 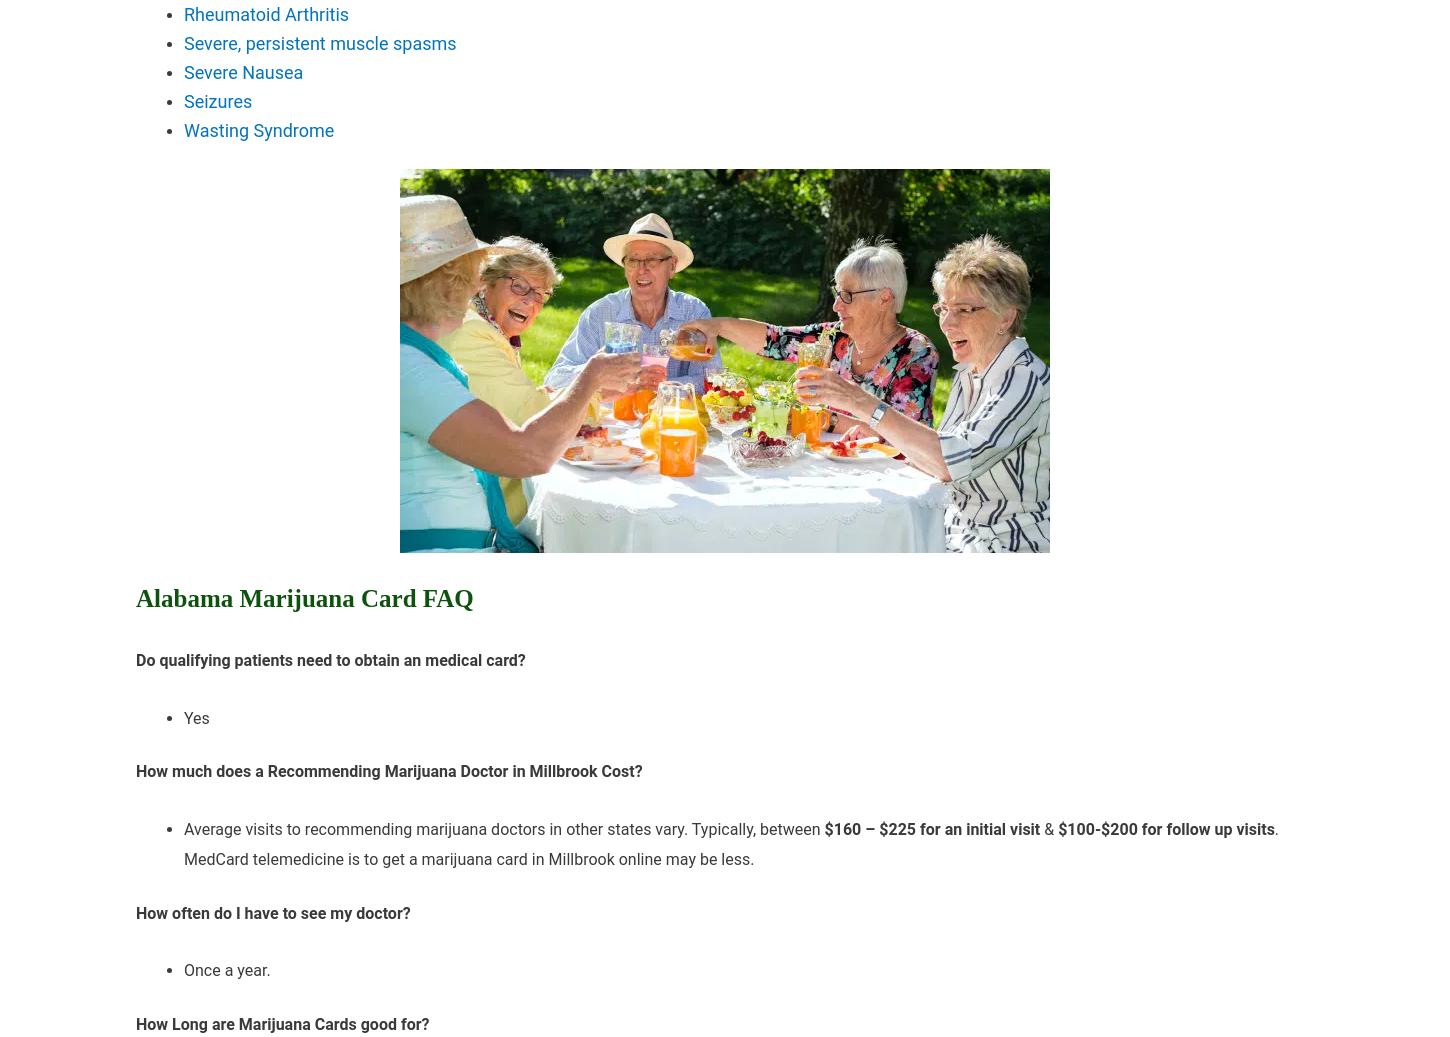 What do you see at coordinates (824, 829) in the screenshot?
I see `'$160 – $225 for an initial visit'` at bounding box center [824, 829].